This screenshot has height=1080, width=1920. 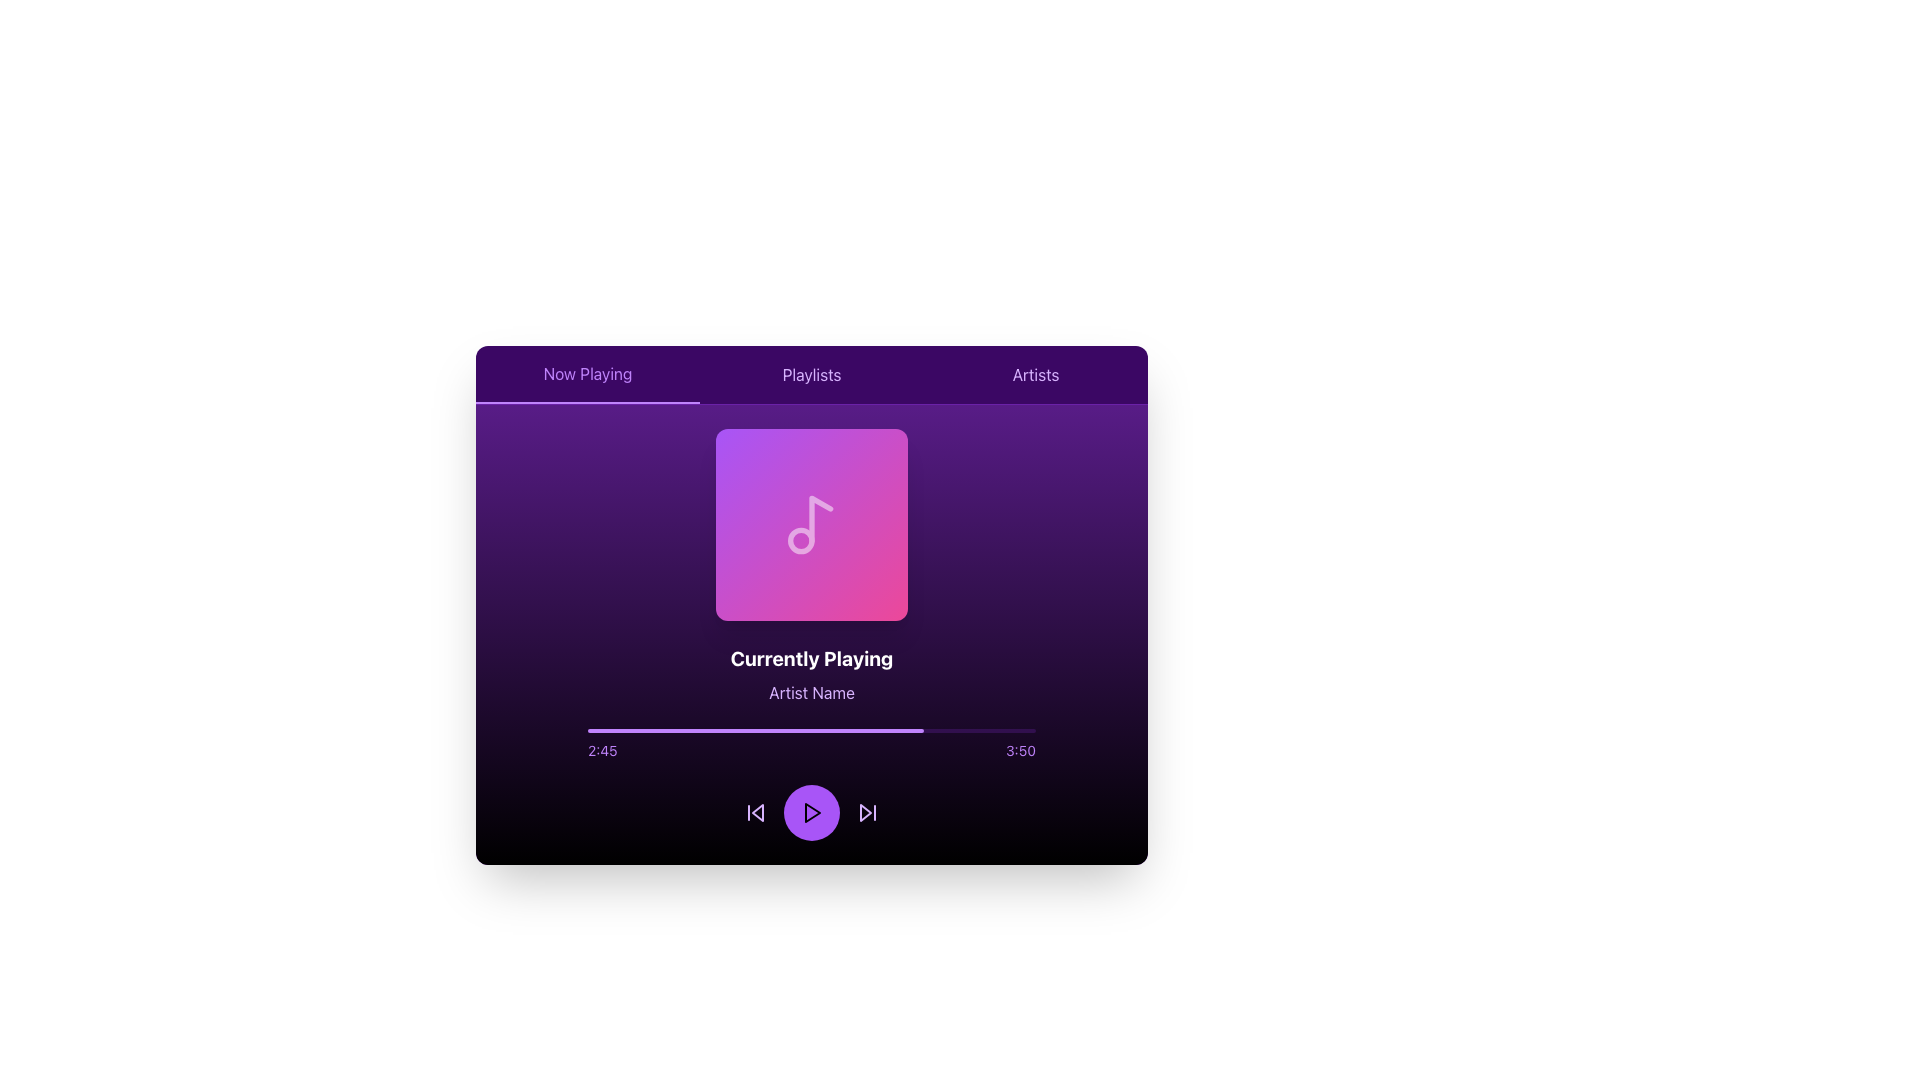 I want to click on information displayed on the music player display component located centrally below the logo and above the media control buttons, so click(x=811, y=635).